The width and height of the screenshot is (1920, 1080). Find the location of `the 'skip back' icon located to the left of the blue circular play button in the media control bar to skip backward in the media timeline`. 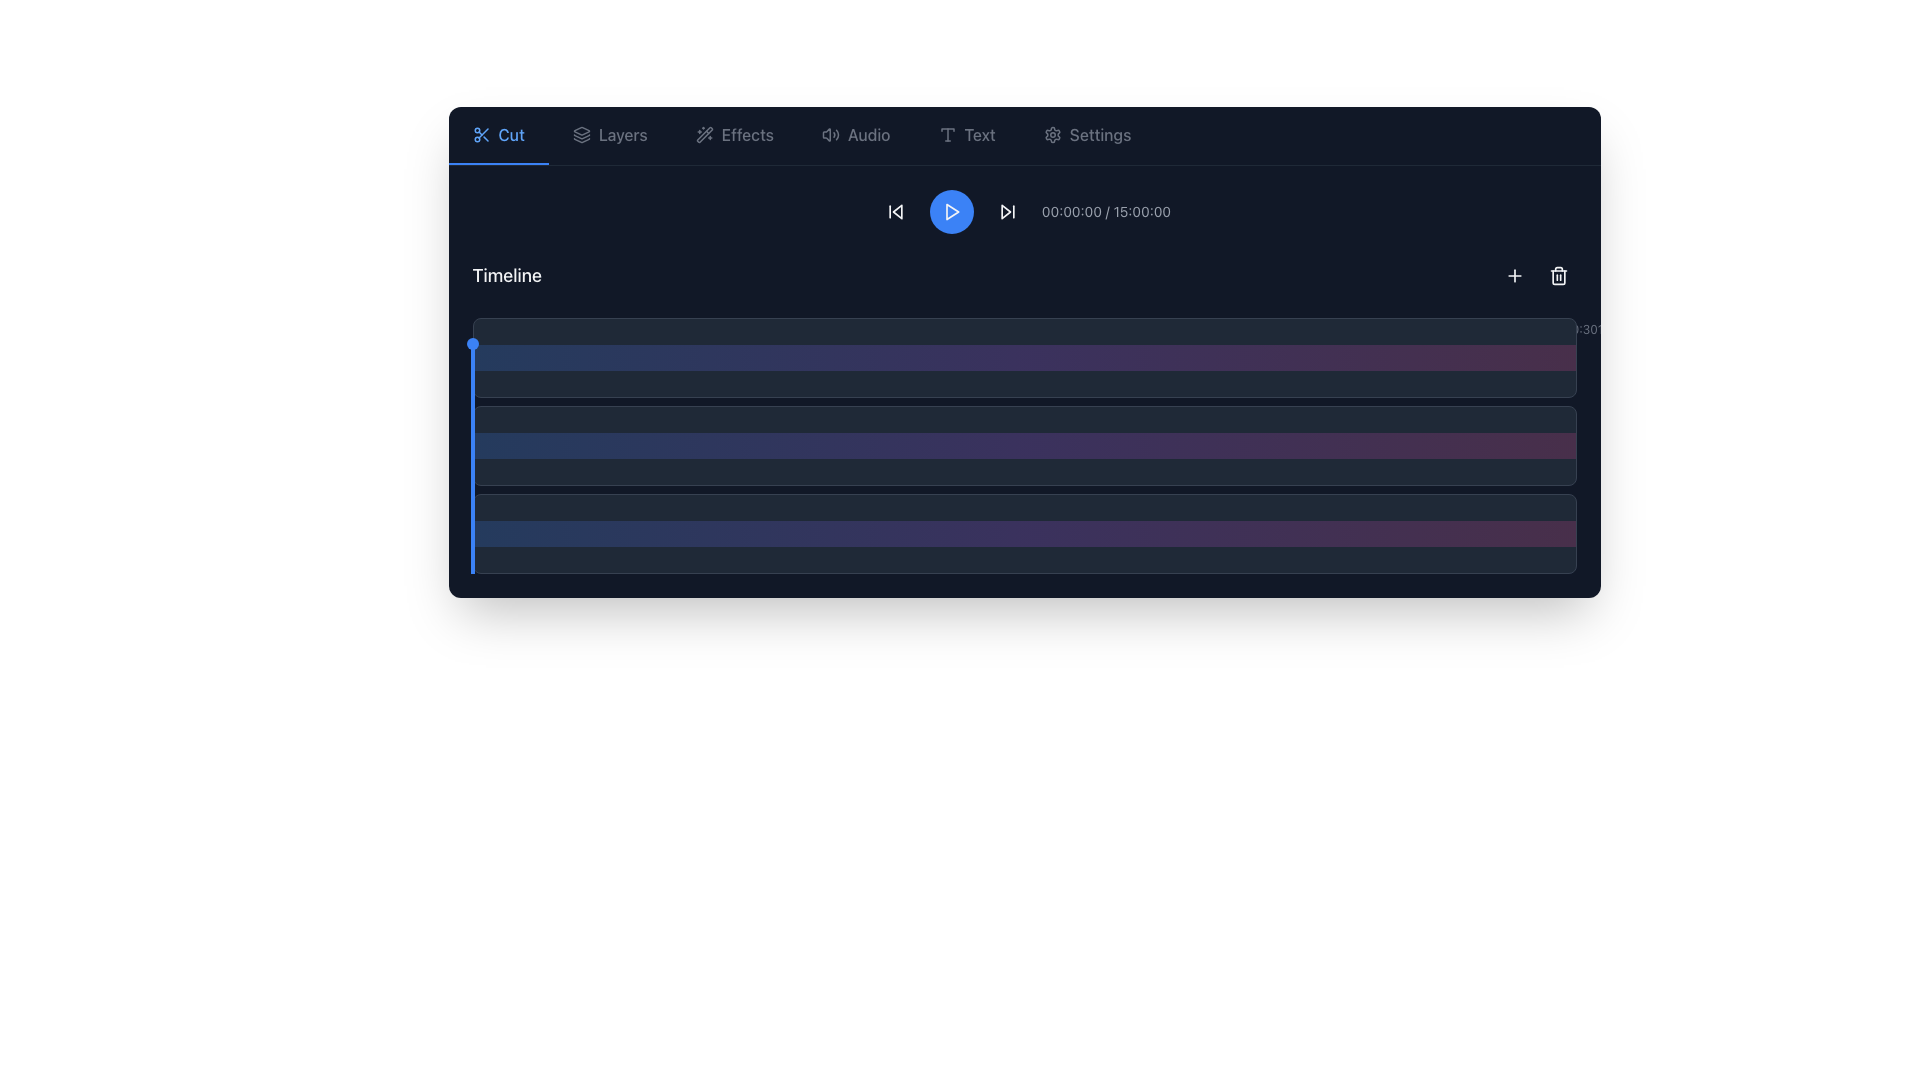

the 'skip back' icon located to the left of the blue circular play button in the media control bar to skip backward in the media timeline is located at coordinates (896, 212).